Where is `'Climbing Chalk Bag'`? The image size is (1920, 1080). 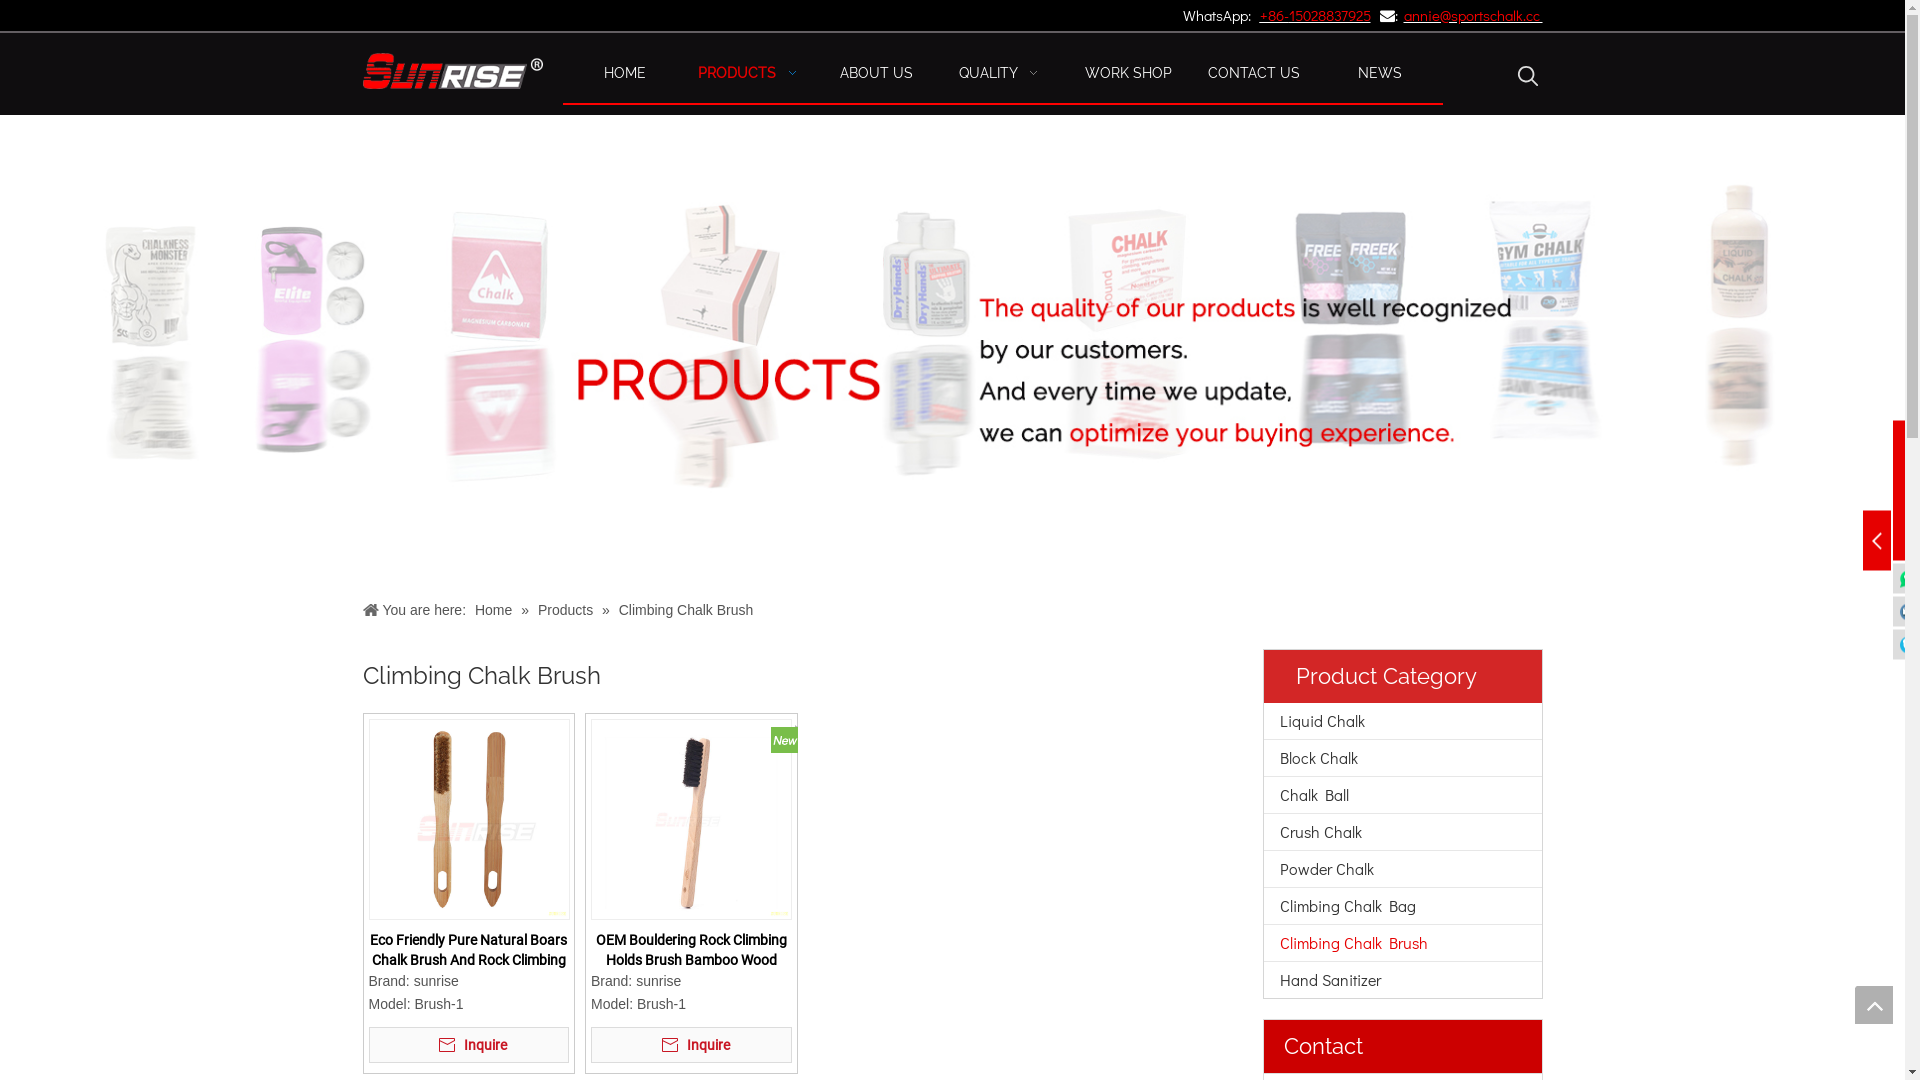 'Climbing Chalk Bag' is located at coordinates (1262, 906).